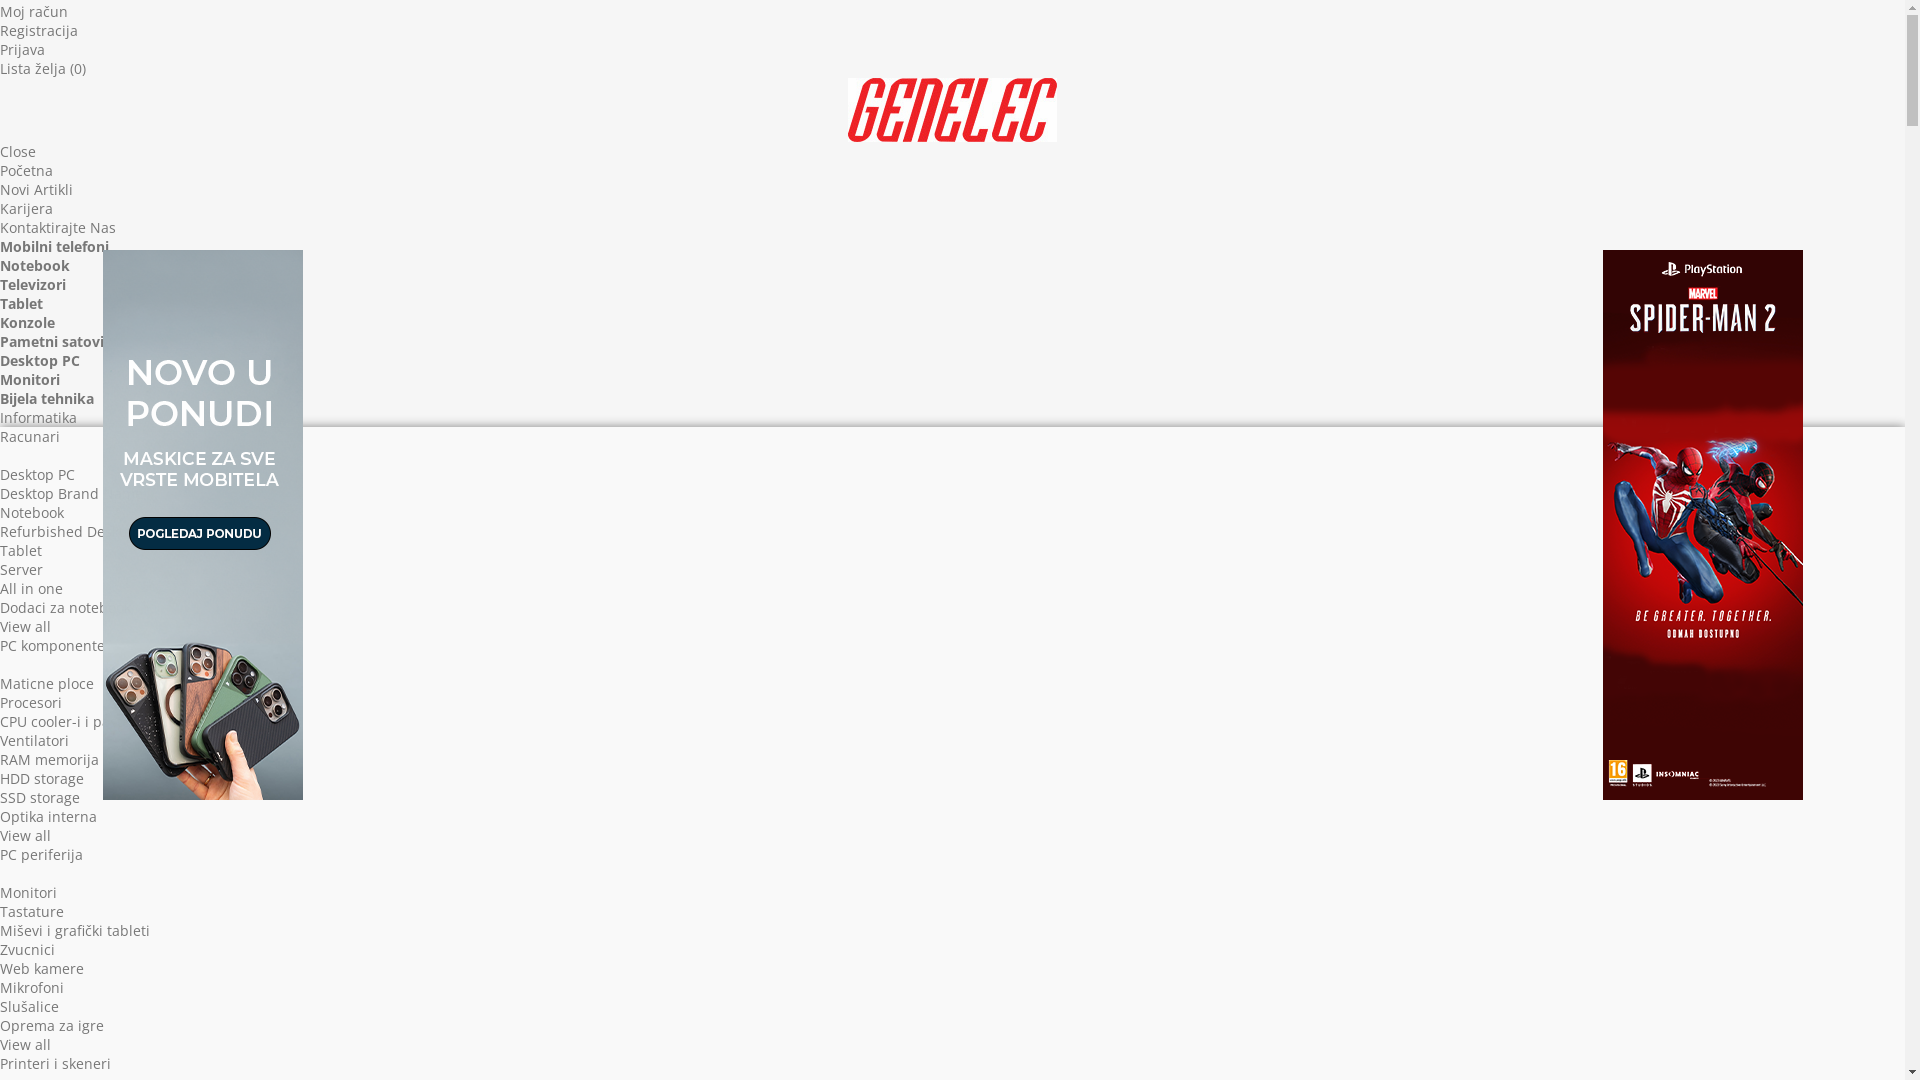 The image size is (1920, 1080). What do you see at coordinates (32, 986) in the screenshot?
I see `'Mikrofoni'` at bounding box center [32, 986].